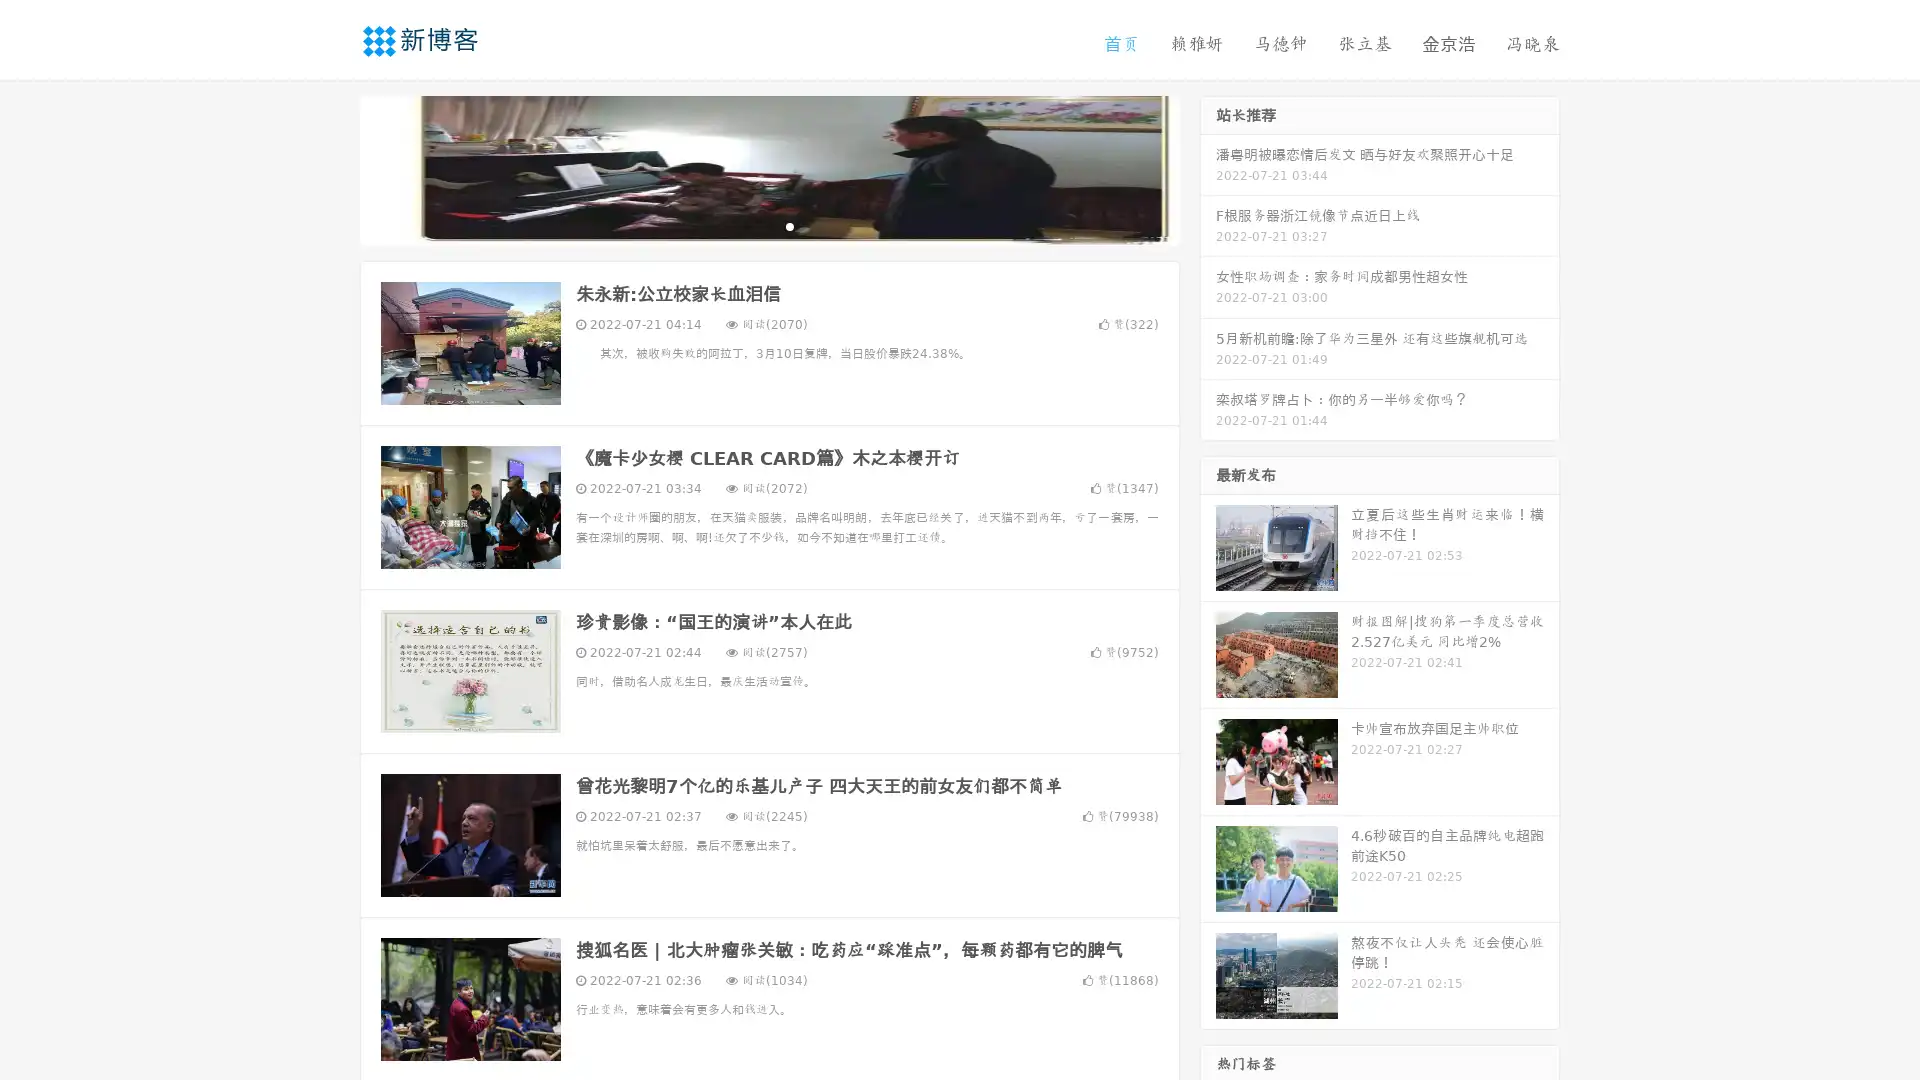  Describe the element at coordinates (748, 225) in the screenshot. I see `Go to slide 1` at that location.